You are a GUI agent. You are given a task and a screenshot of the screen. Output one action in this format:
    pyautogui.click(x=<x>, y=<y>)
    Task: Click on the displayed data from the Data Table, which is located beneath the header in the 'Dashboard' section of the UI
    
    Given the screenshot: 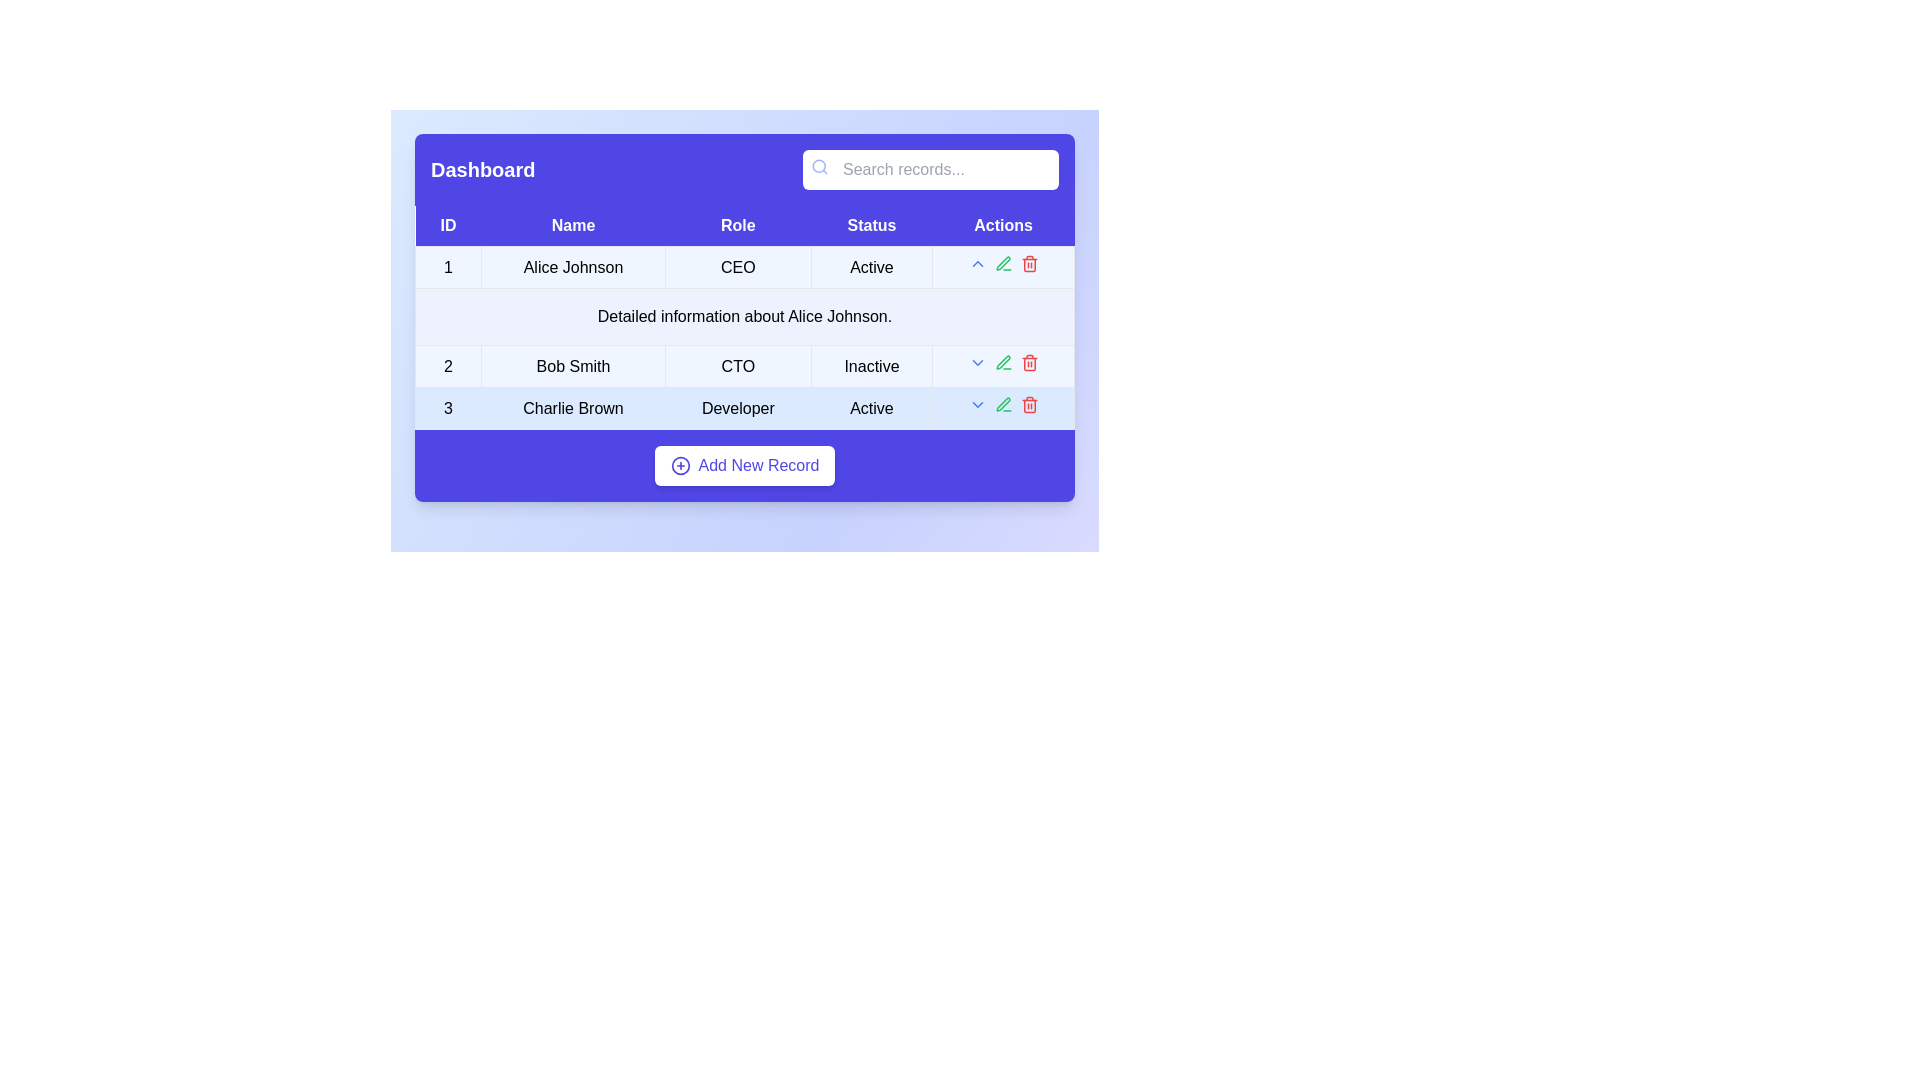 What is the action you would take?
    pyautogui.click(x=743, y=316)
    